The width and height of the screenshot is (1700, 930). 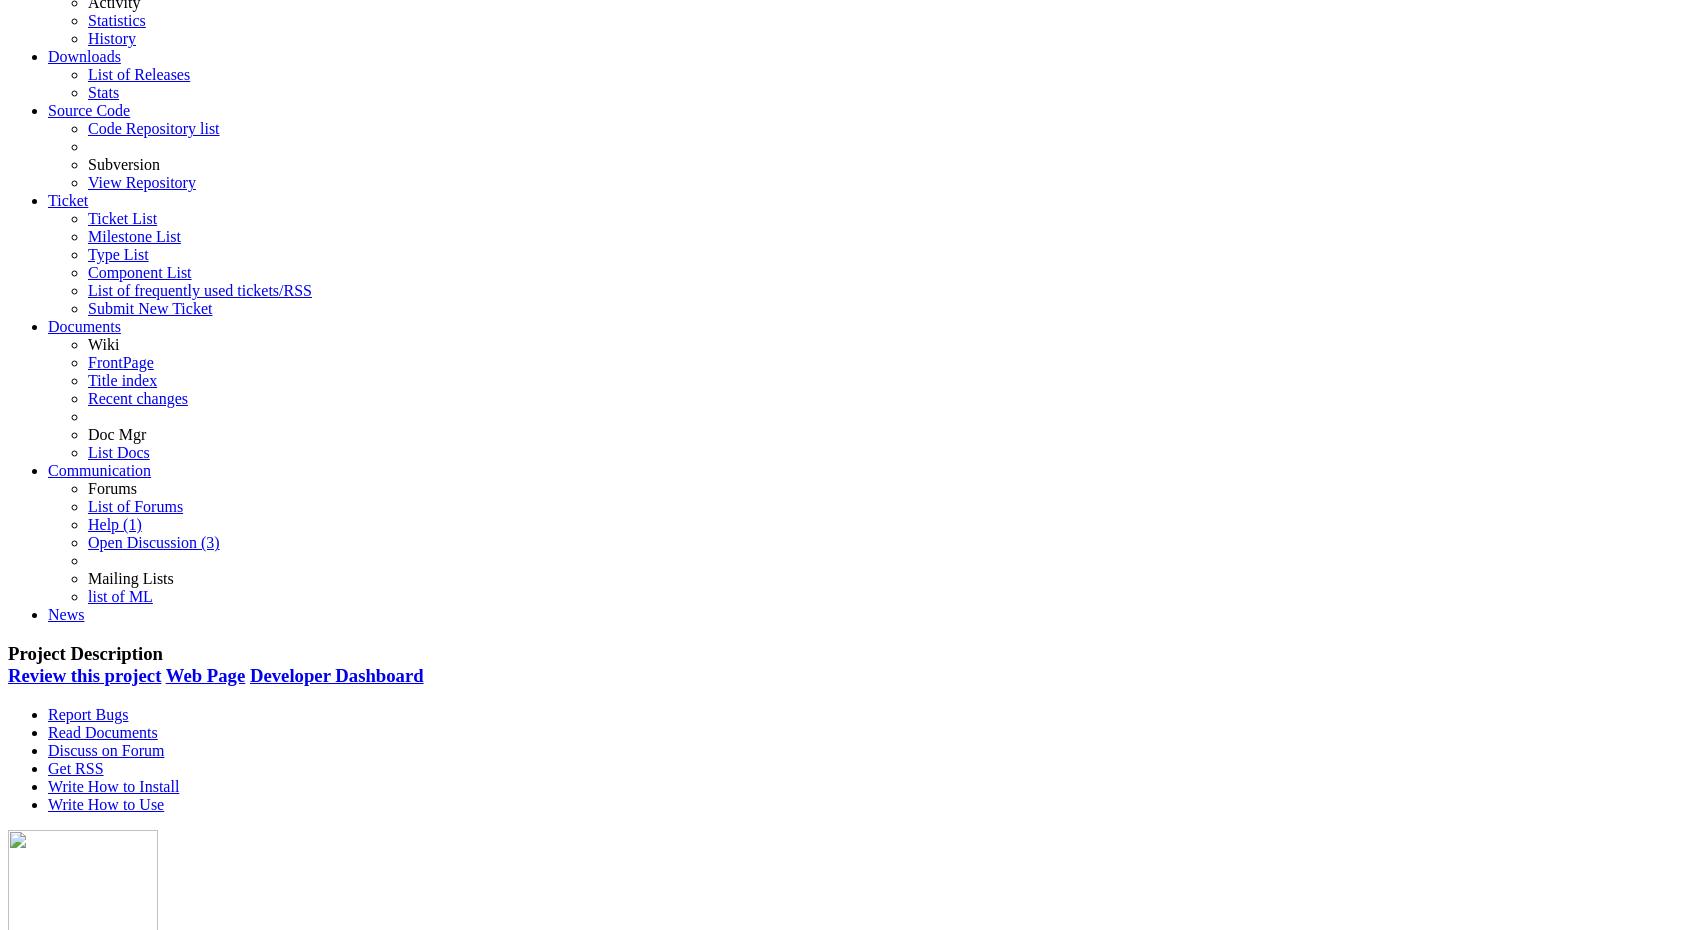 I want to click on 'News', so click(x=65, y=614).